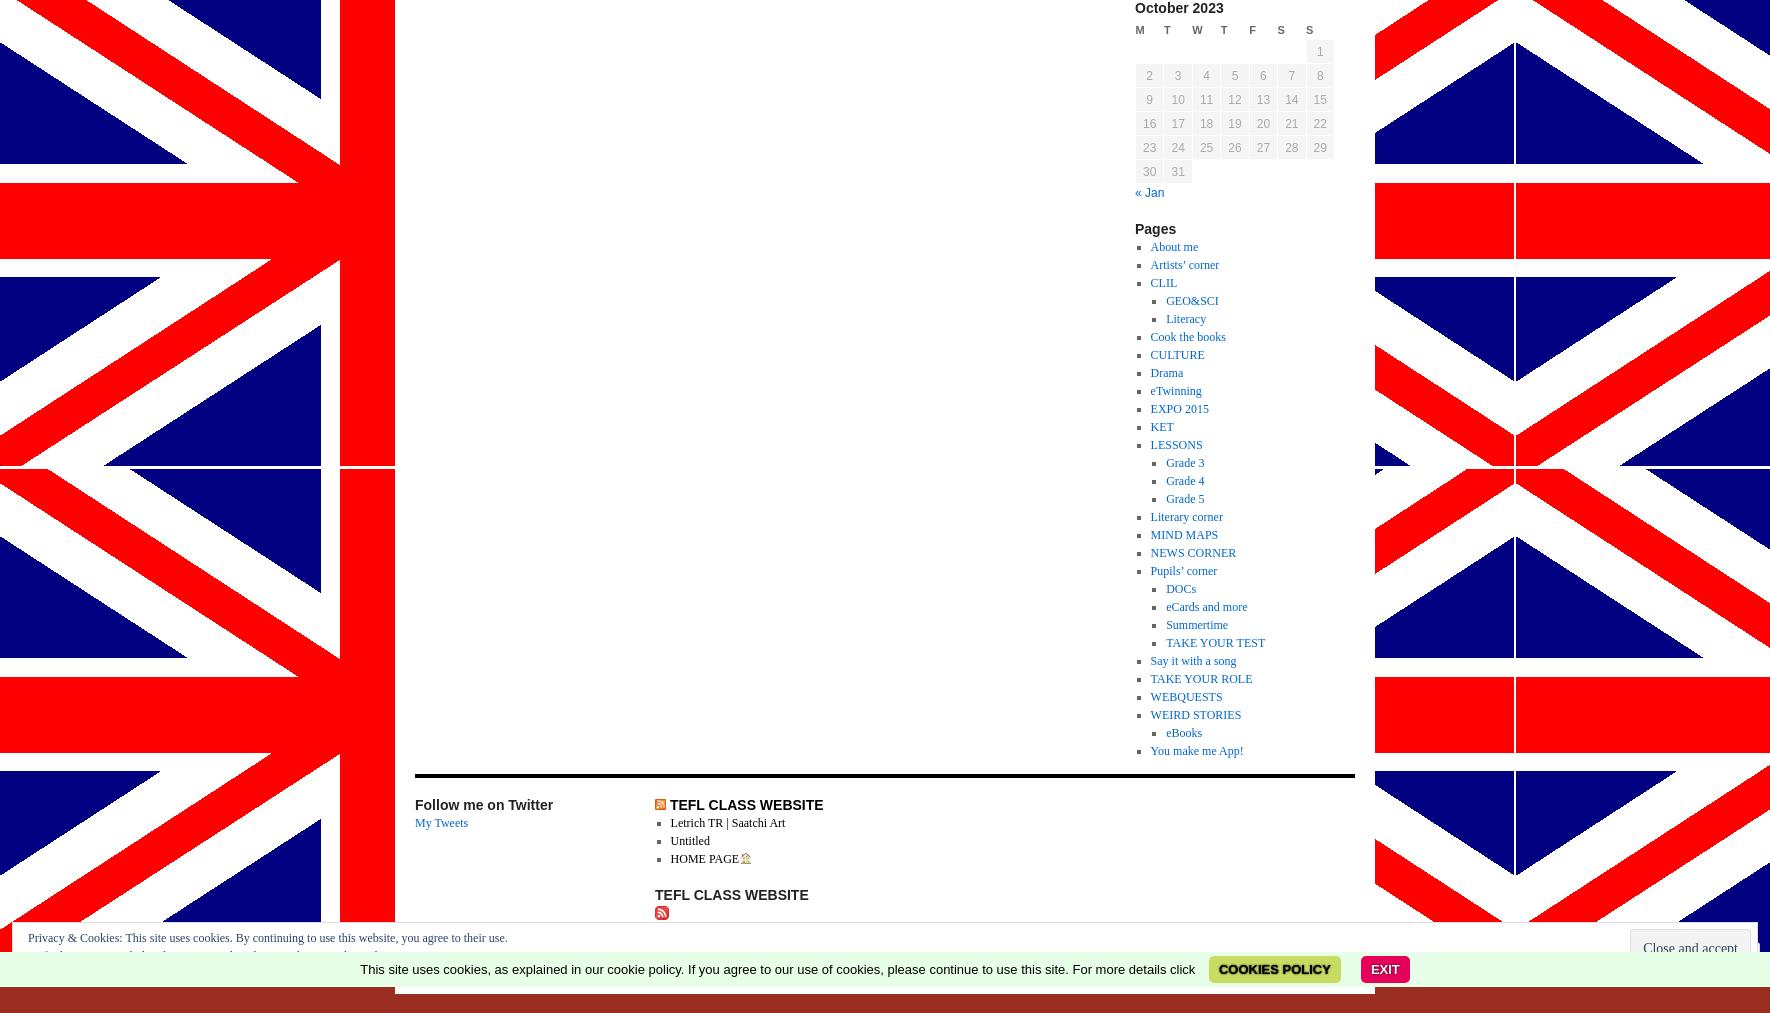 Image resolution: width=1770 pixels, height=1013 pixels. Describe the element at coordinates (1290, 147) in the screenshot. I see `'28'` at that location.